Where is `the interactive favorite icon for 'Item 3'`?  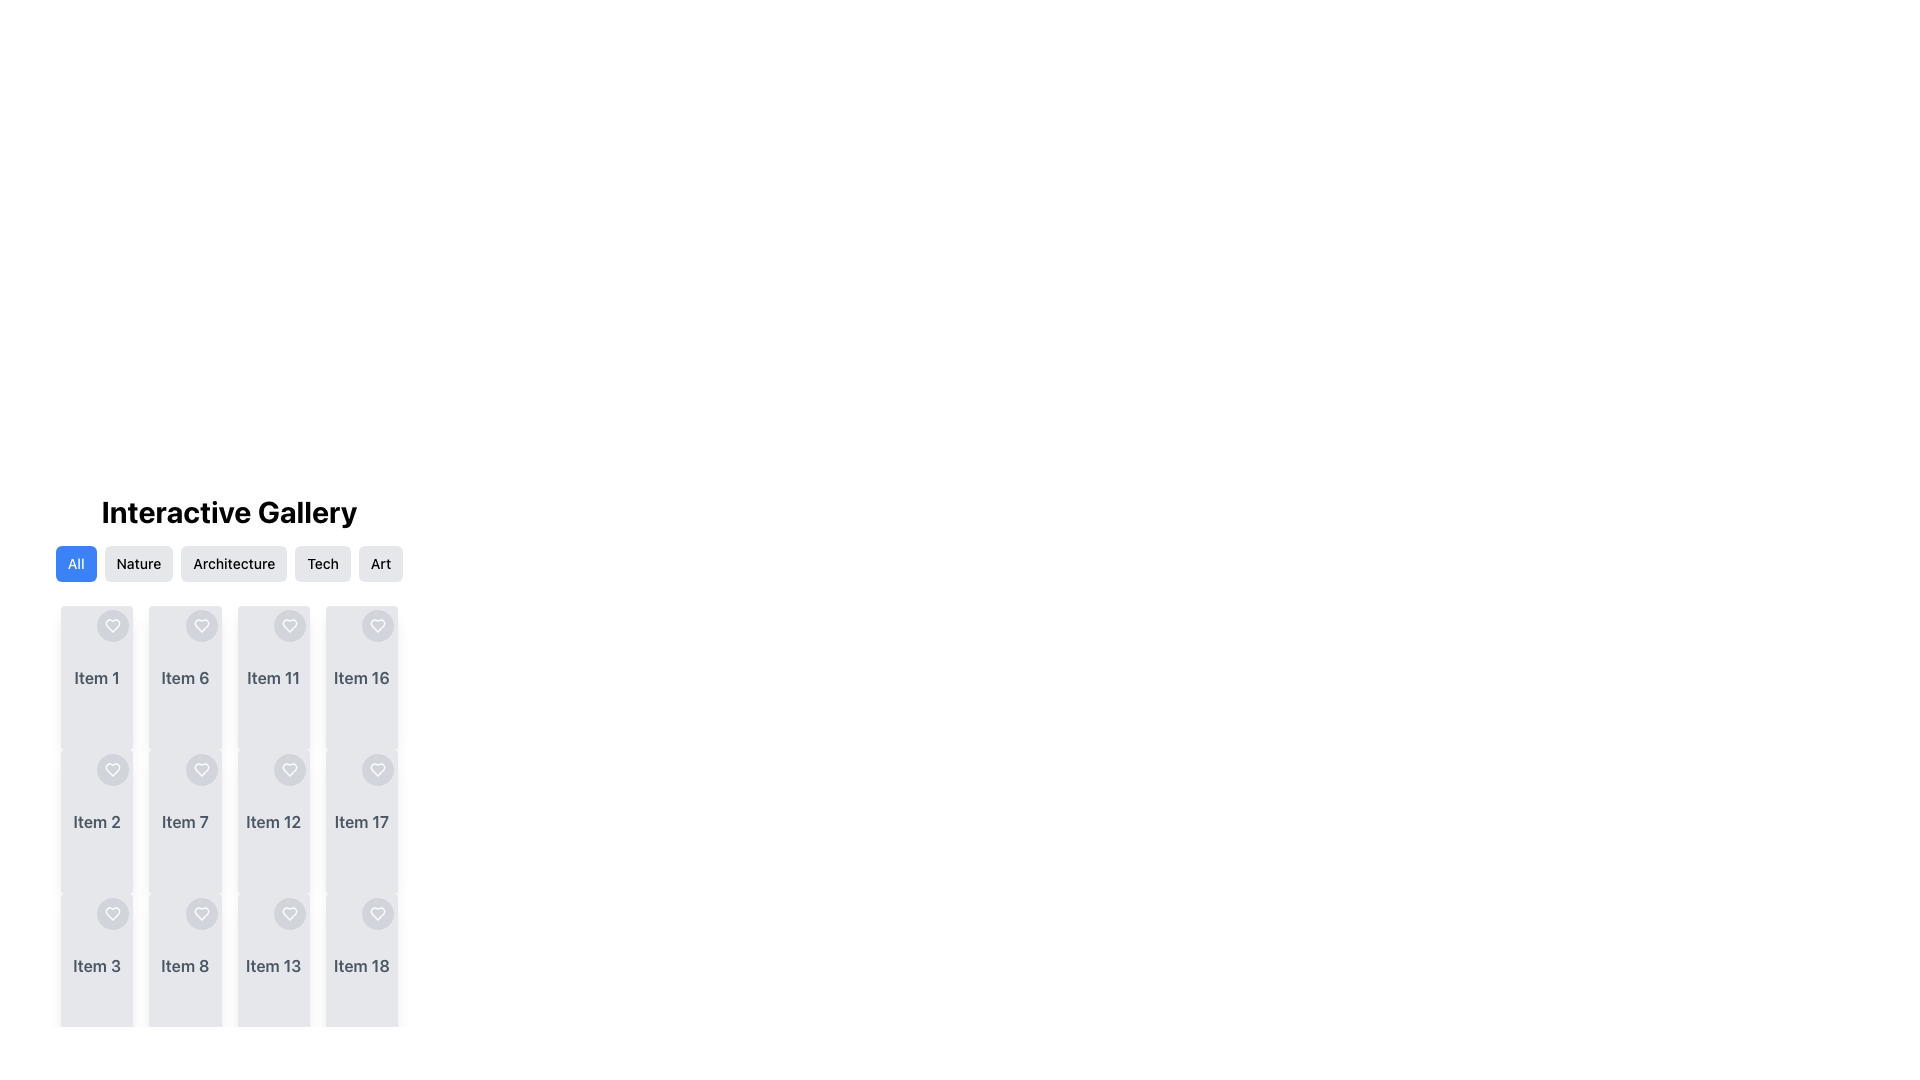
the interactive favorite icon for 'Item 3' is located at coordinates (112, 914).